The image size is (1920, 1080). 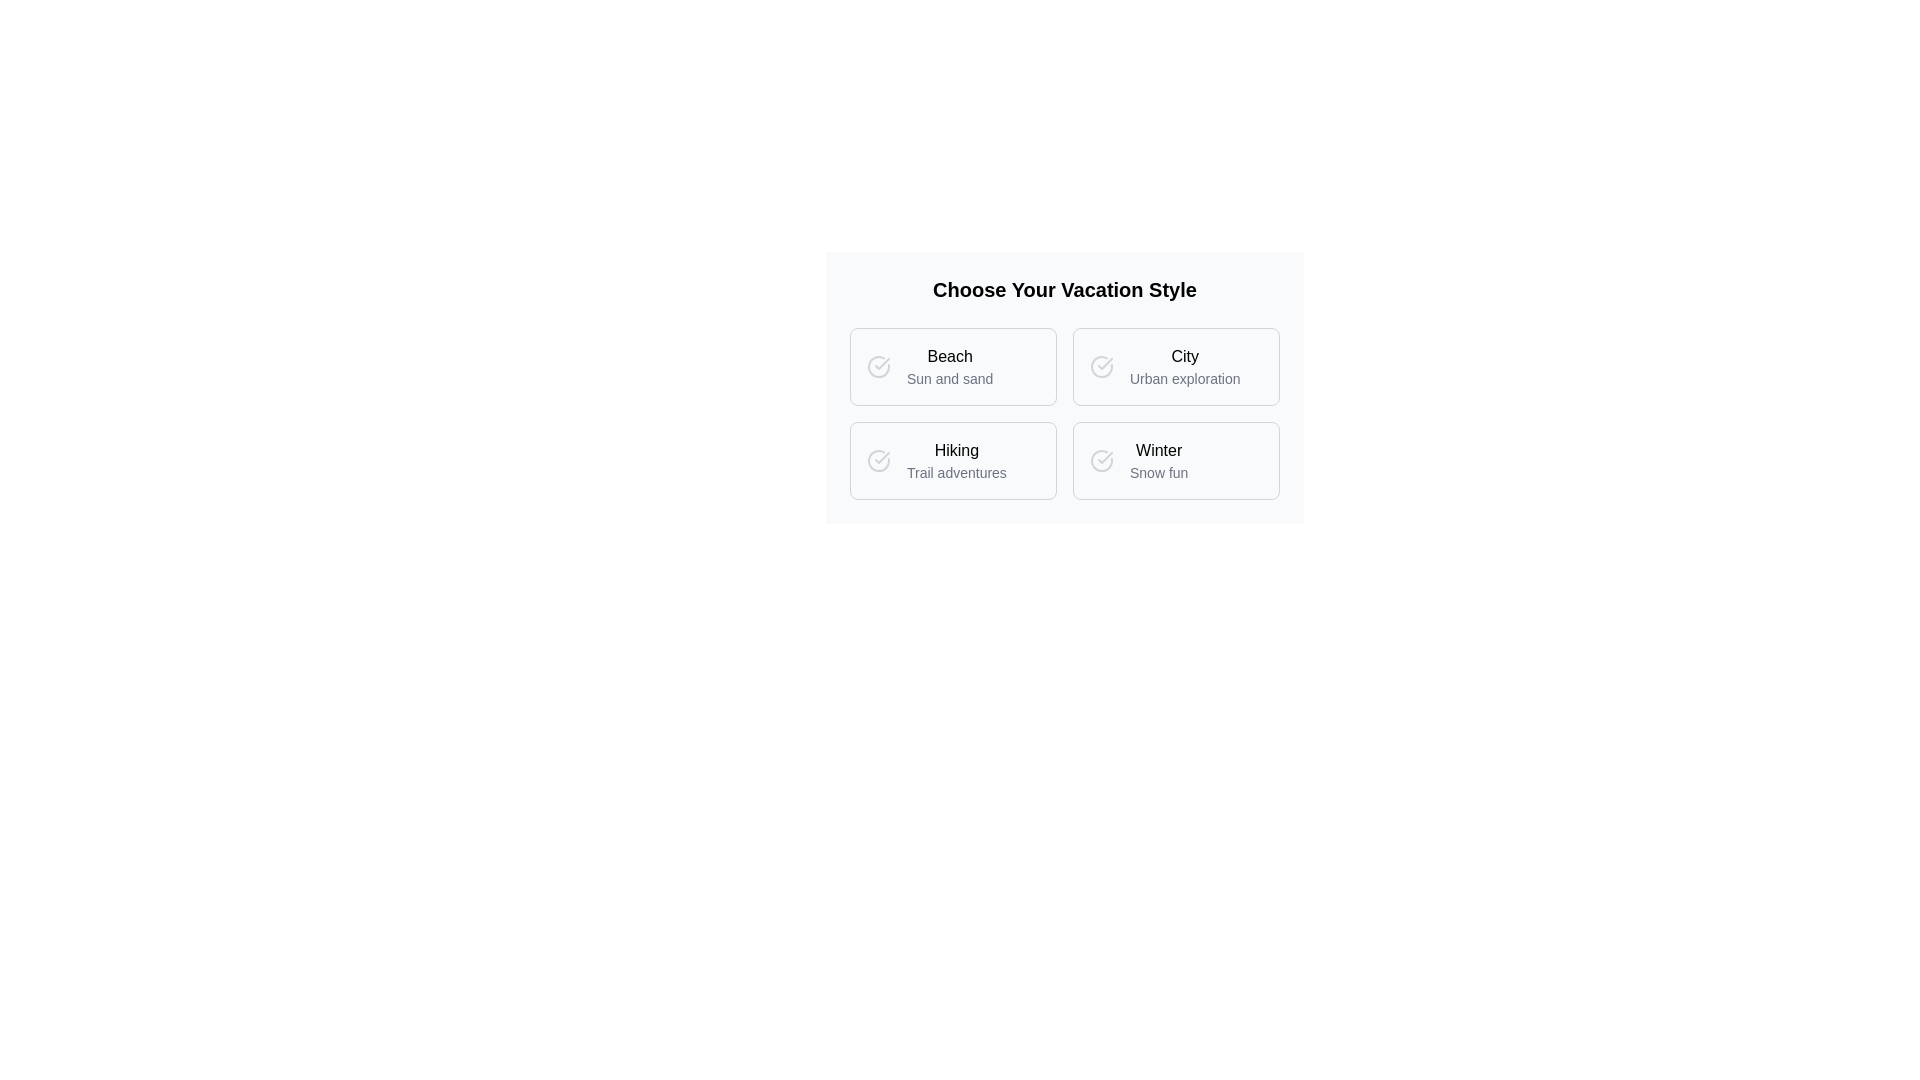 I want to click on the static text label displaying 'Urban exploration', which is styled with a small gray font and located below 'City' in the top-right option of the grid layout, so click(x=1185, y=378).